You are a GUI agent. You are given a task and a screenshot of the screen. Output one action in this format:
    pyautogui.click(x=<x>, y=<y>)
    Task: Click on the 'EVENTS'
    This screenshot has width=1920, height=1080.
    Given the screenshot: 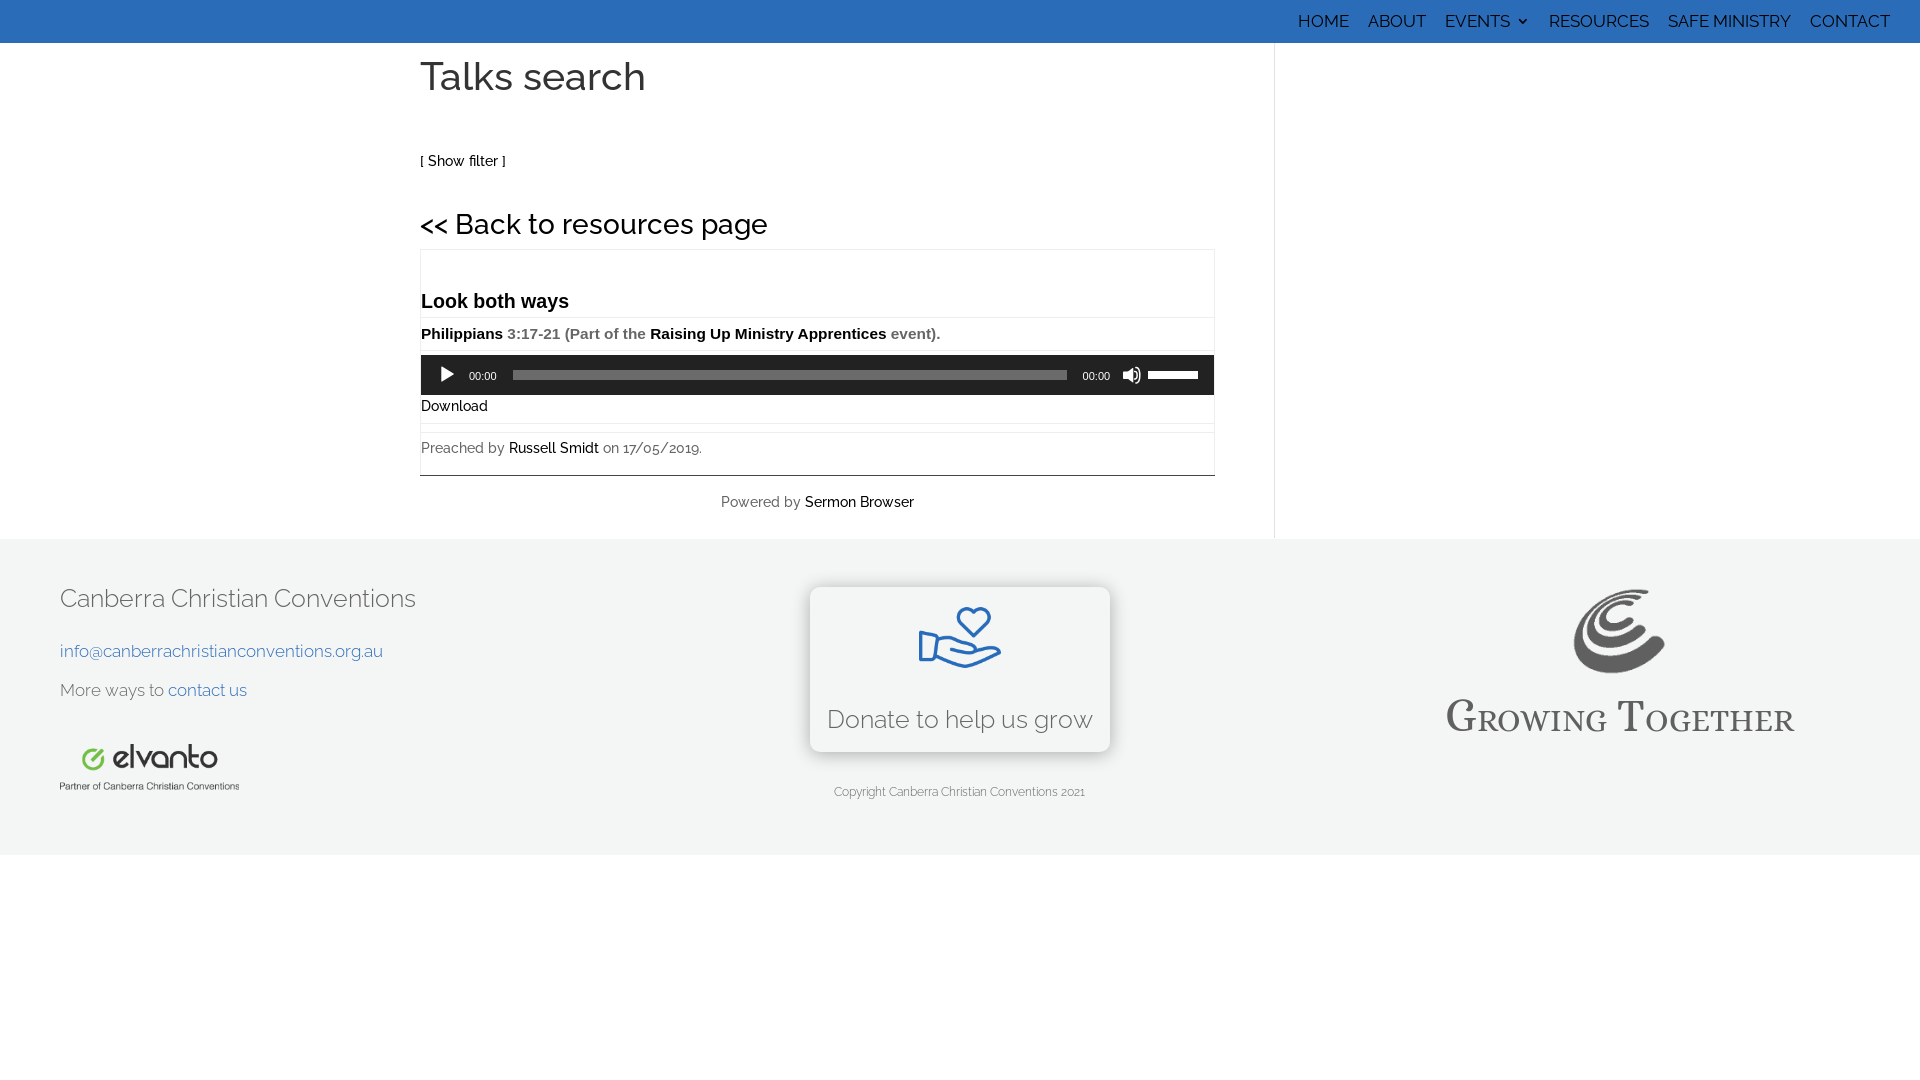 What is the action you would take?
    pyautogui.click(x=1444, y=27)
    